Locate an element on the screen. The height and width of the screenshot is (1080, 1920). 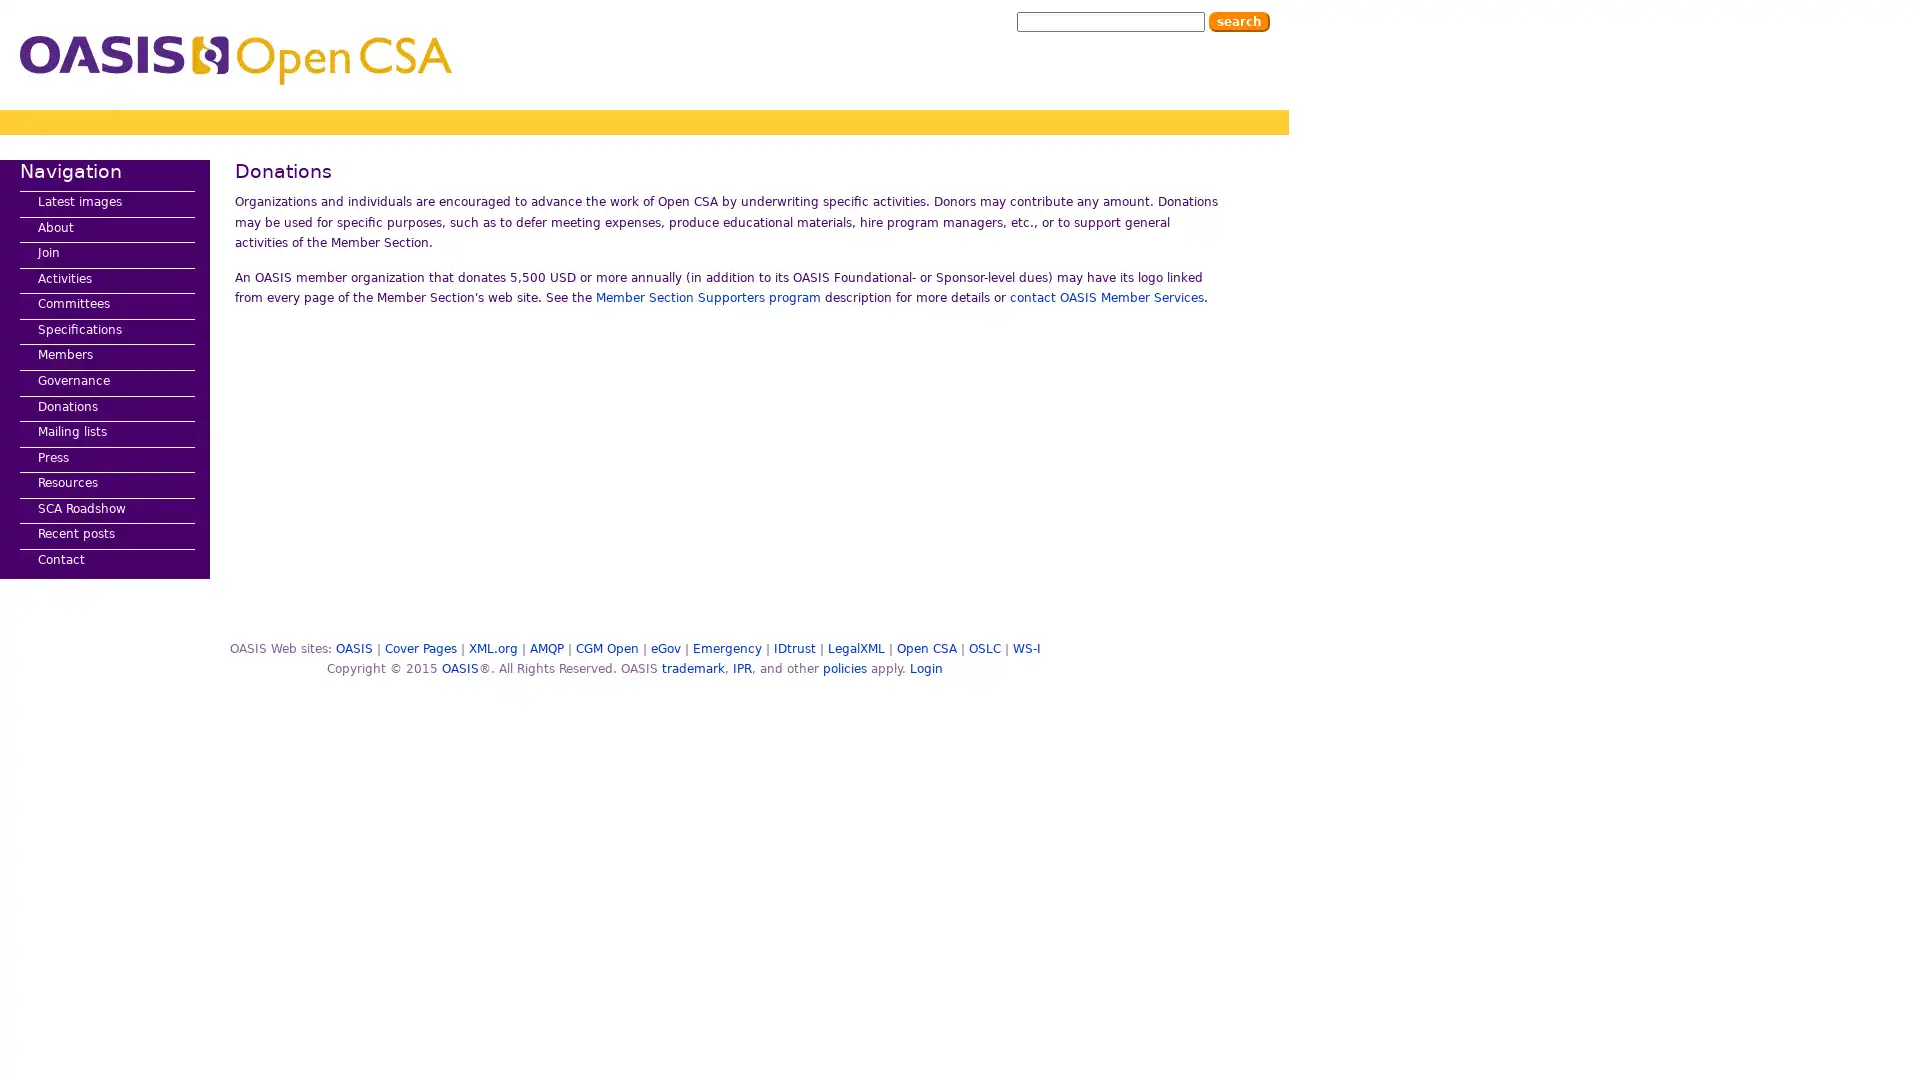
Search is located at coordinates (1238, 22).